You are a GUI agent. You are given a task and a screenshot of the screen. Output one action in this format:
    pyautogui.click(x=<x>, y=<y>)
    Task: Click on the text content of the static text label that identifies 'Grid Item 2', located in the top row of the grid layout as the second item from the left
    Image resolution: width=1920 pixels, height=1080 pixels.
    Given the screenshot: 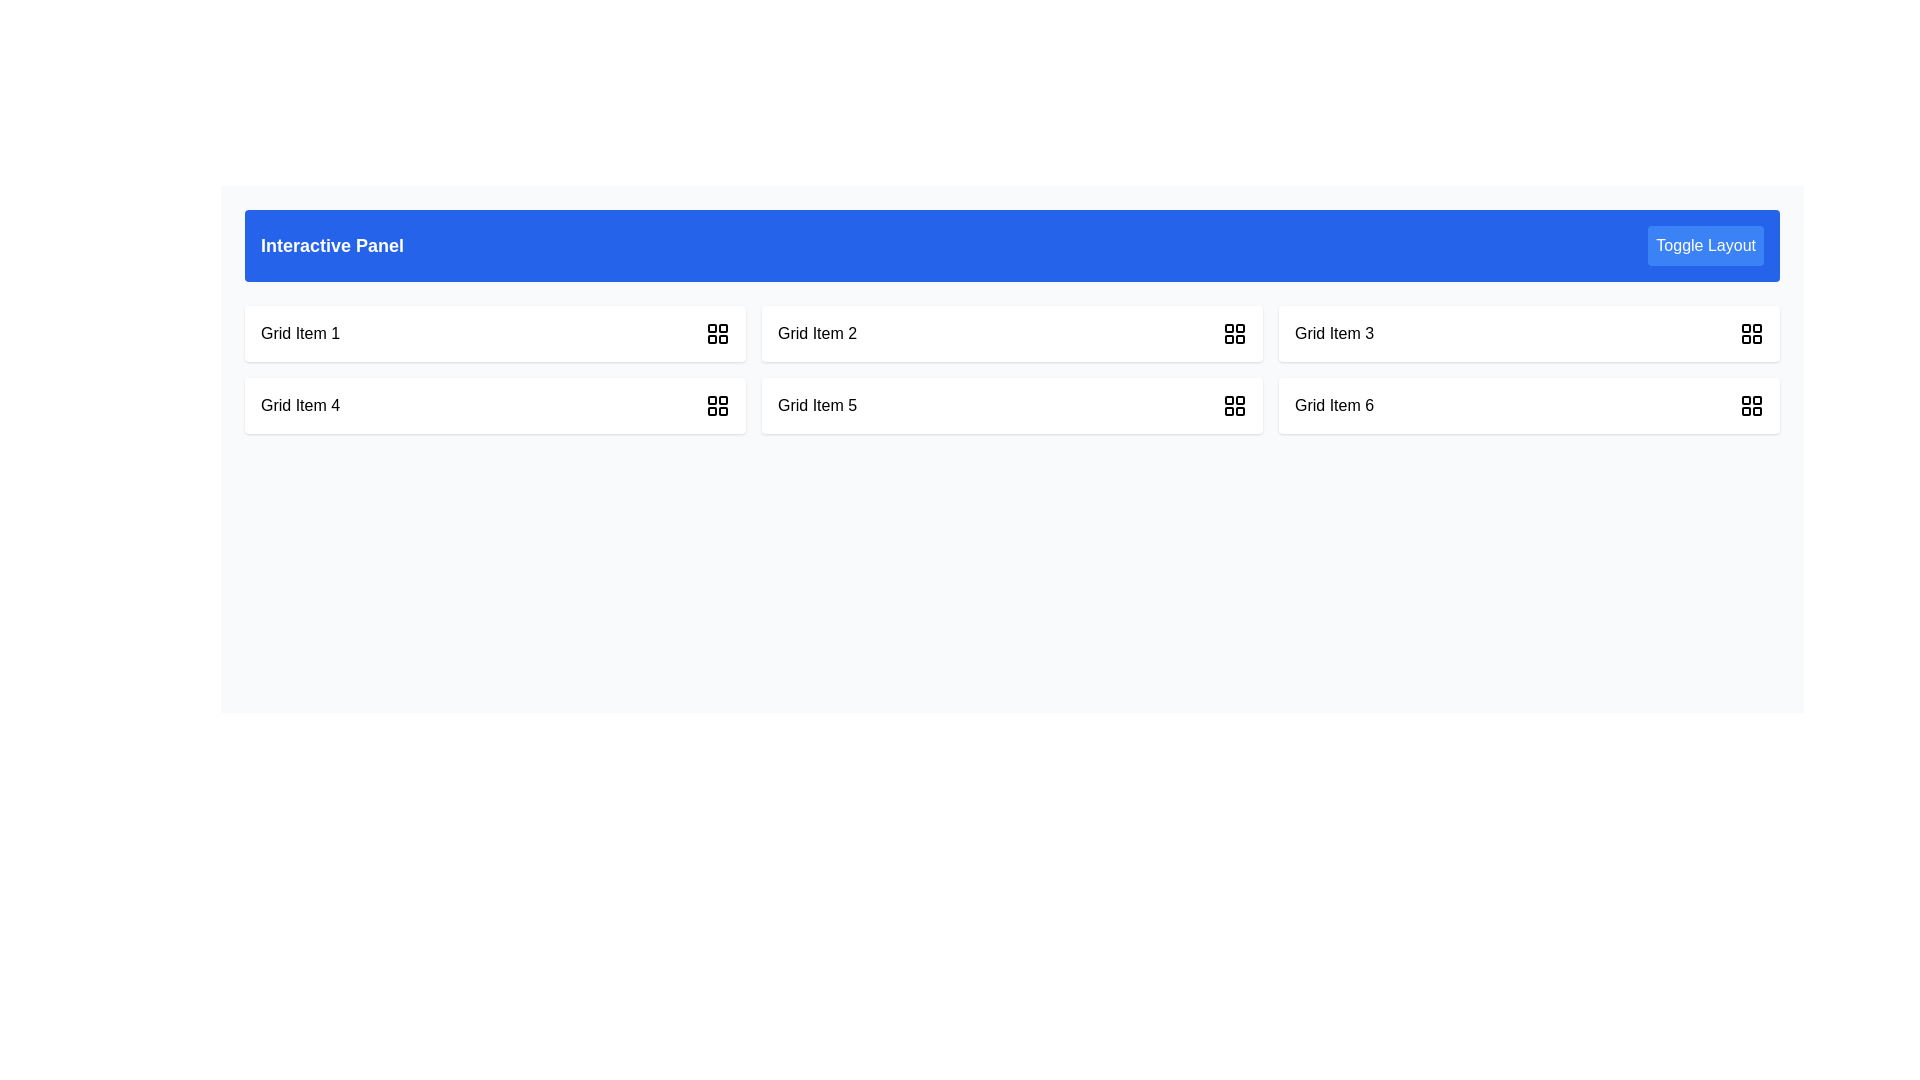 What is the action you would take?
    pyautogui.click(x=817, y=333)
    